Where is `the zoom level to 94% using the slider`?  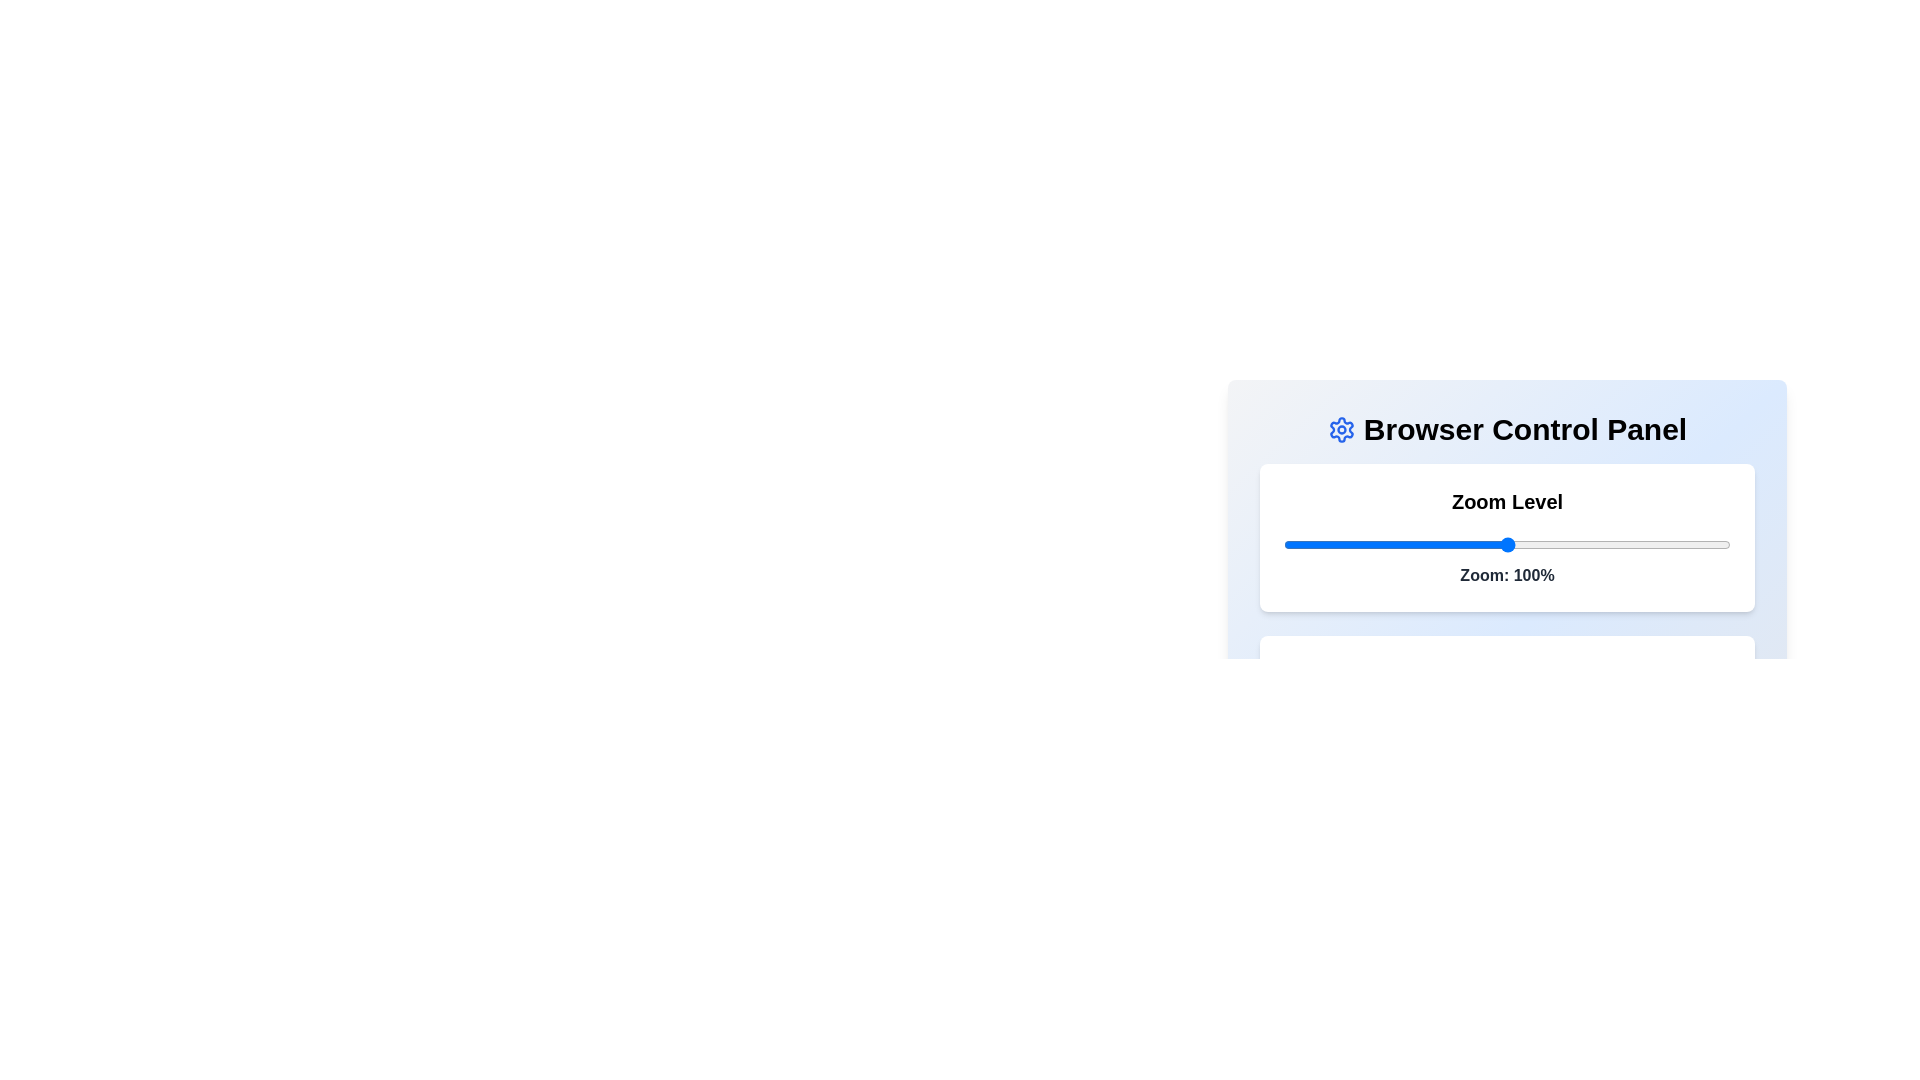 the zoom level to 94% using the slider is located at coordinates (1480, 544).